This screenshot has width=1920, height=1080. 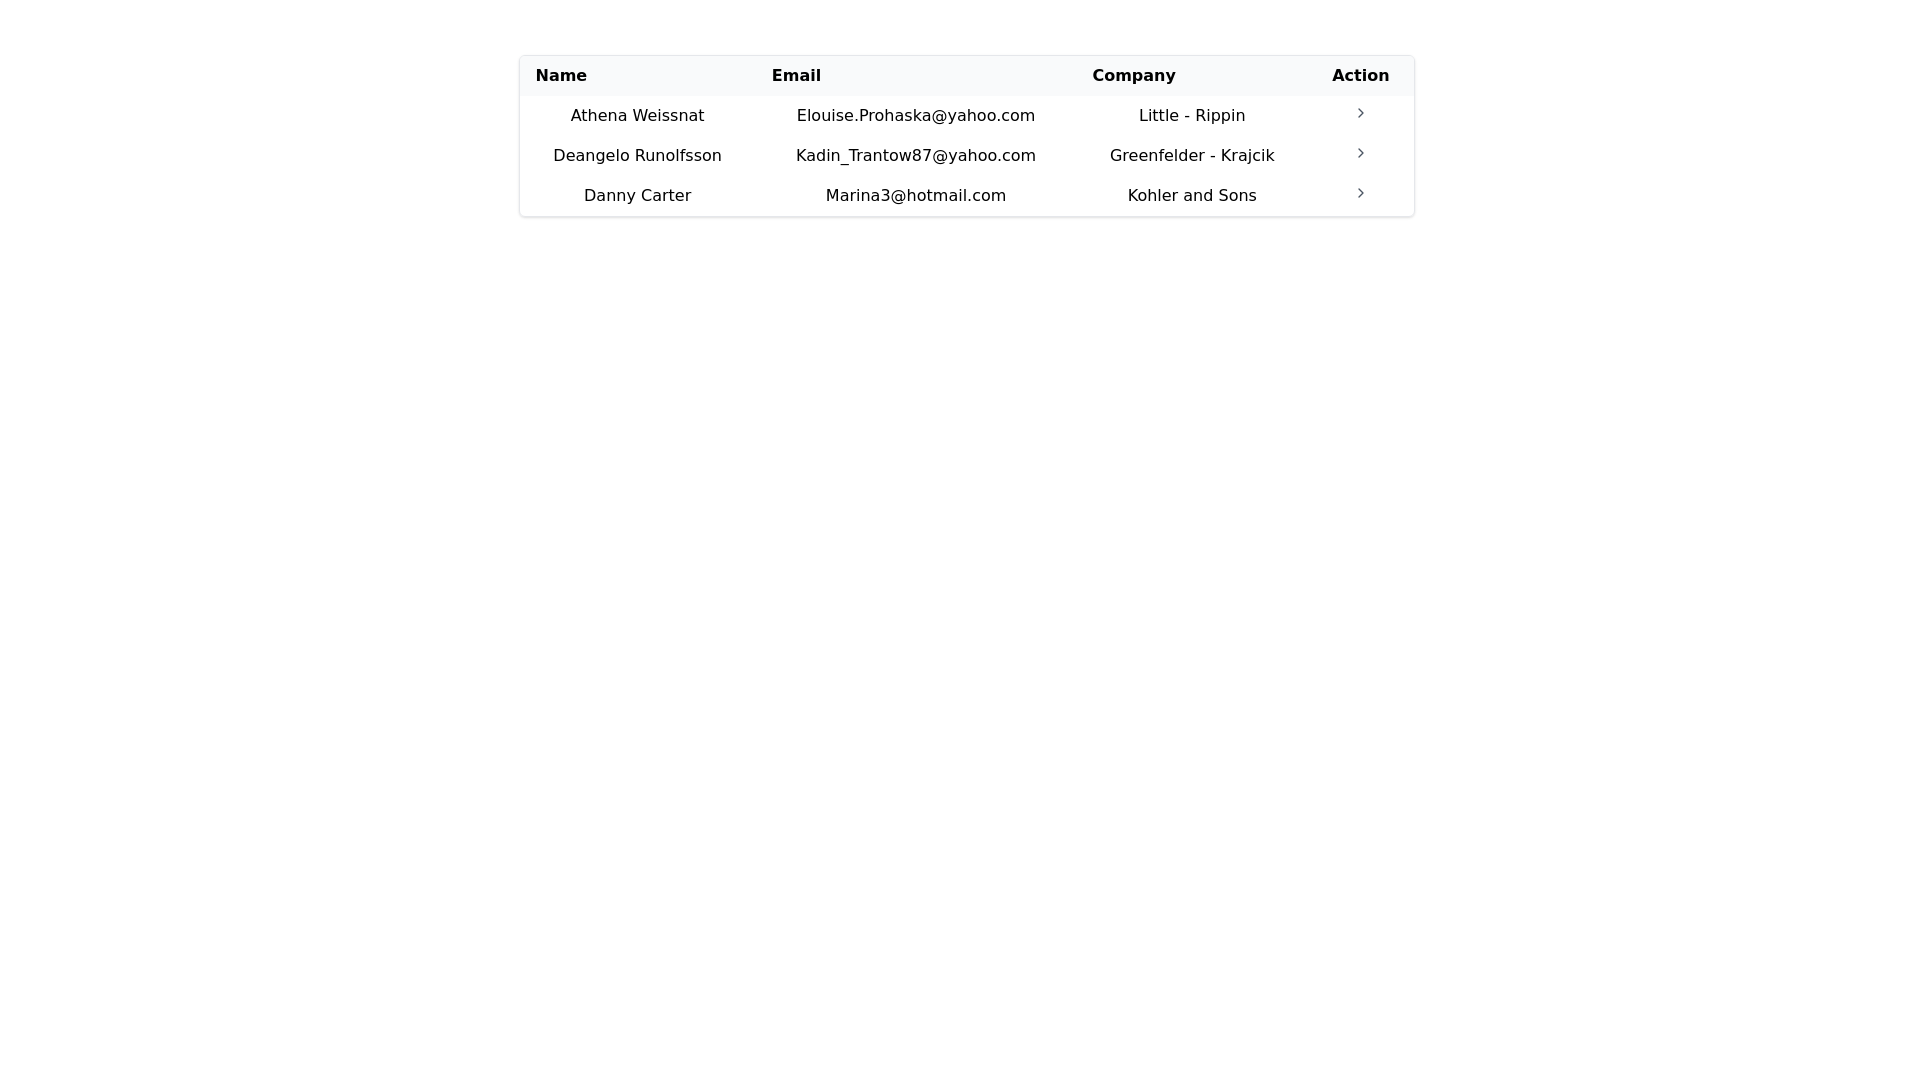 I want to click on the third row of the table containing the cells for 'Danny Carter', 'Marina3@hotmail.com', 'Kohler and Sons', and an arrow icon, so click(x=966, y=196).